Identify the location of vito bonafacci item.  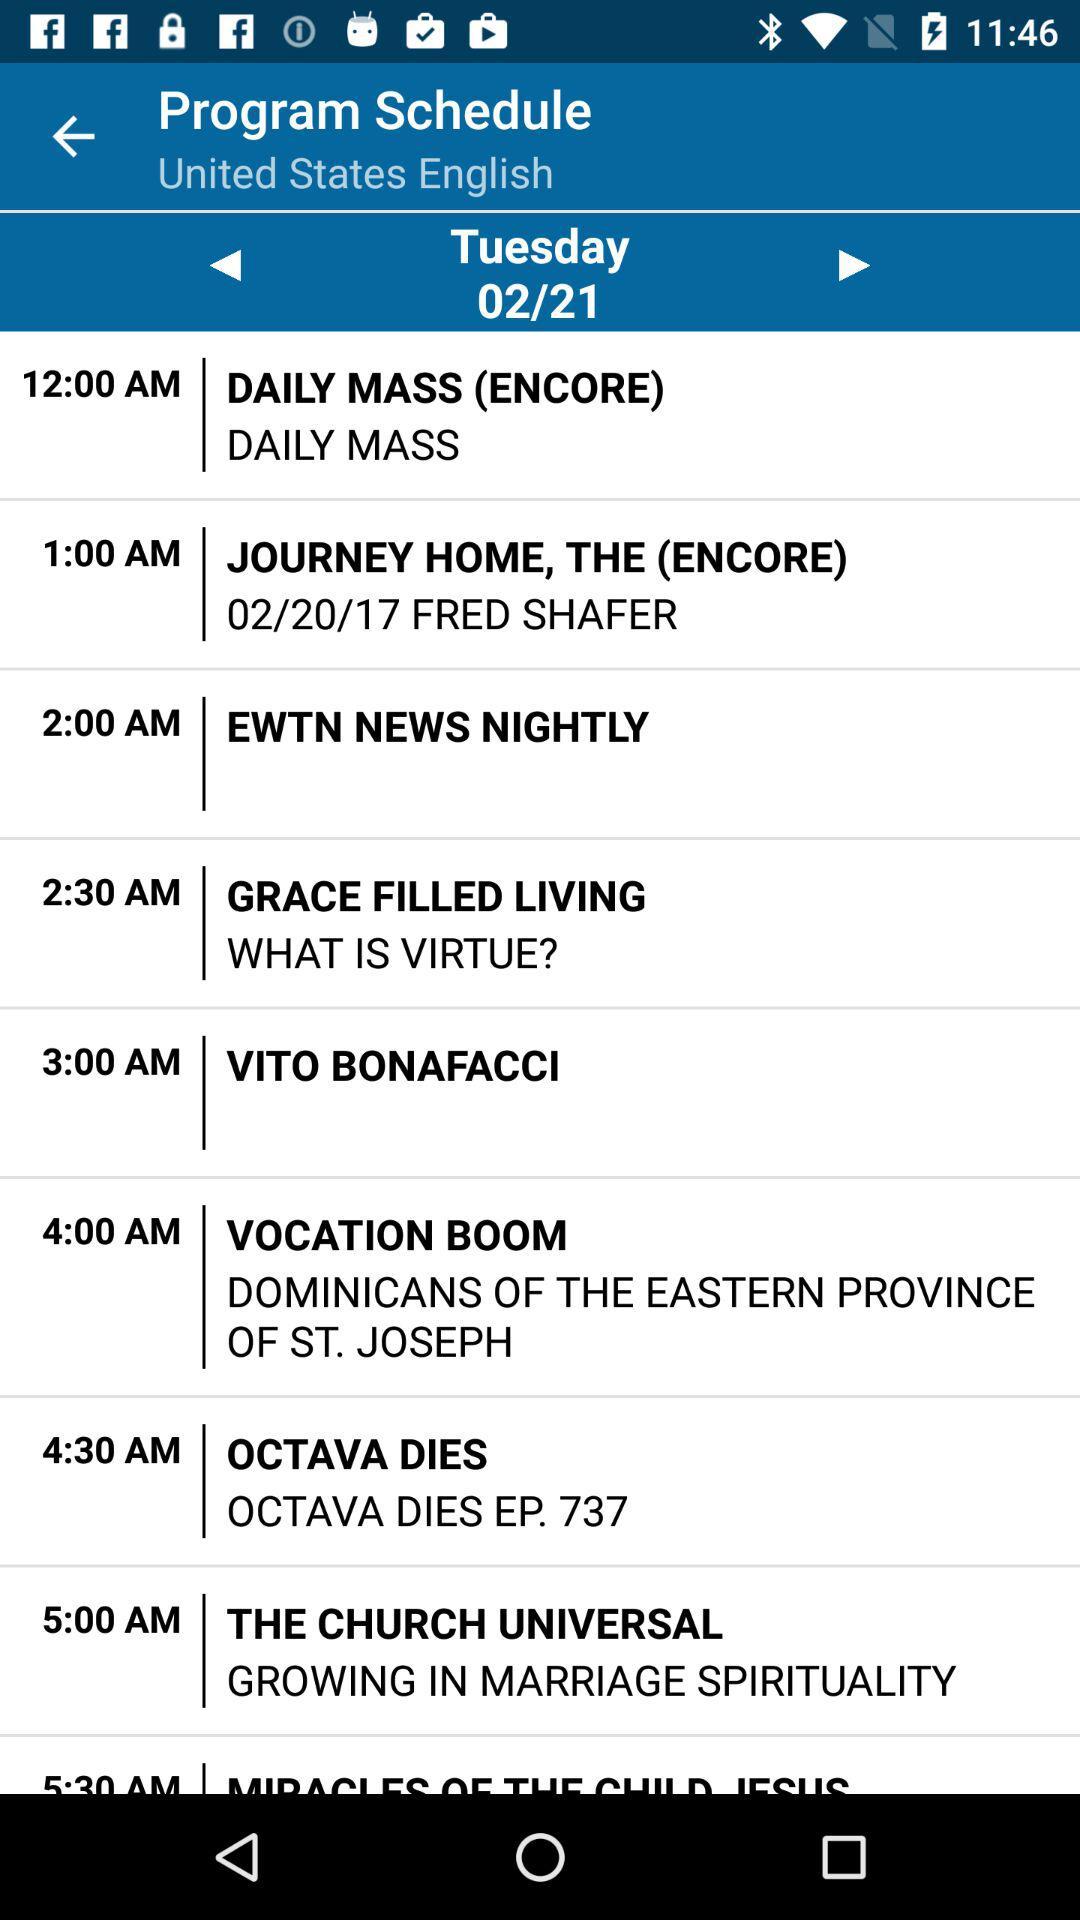
(393, 1063).